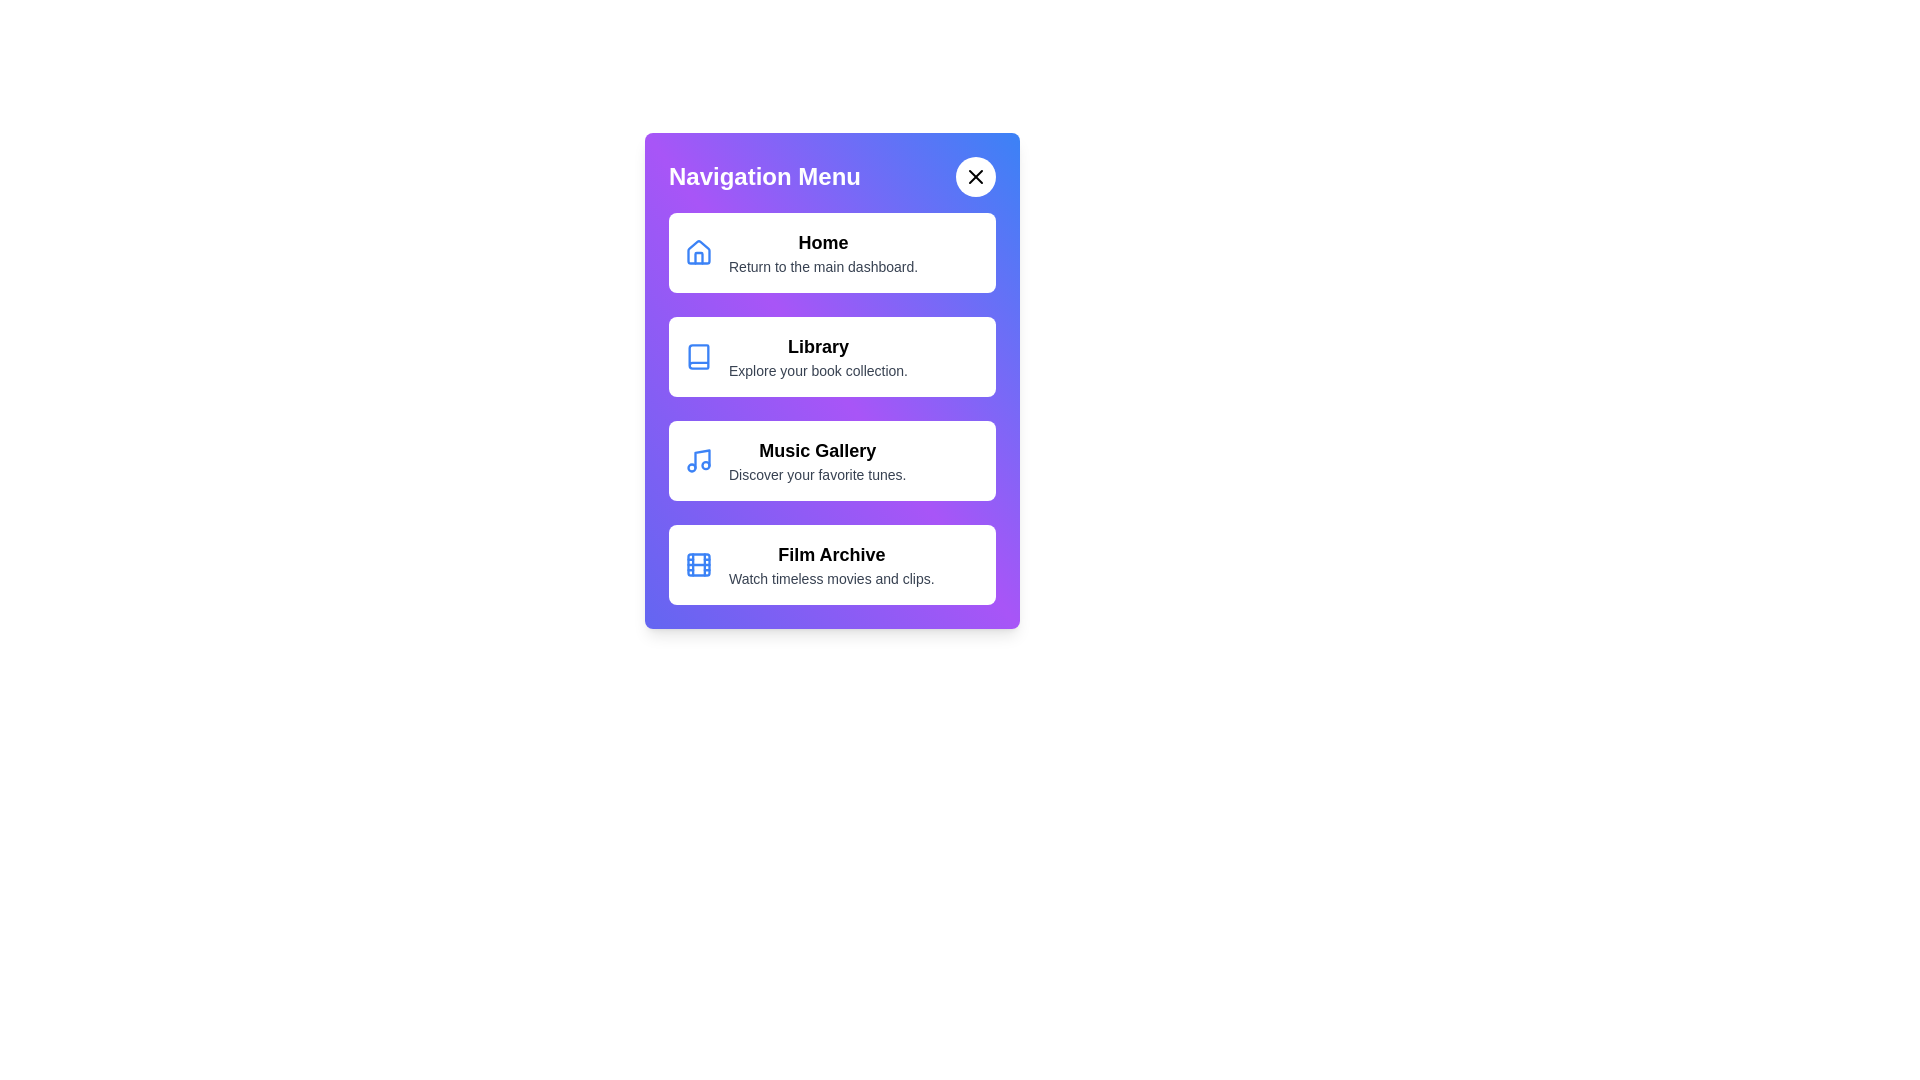 The width and height of the screenshot is (1920, 1080). I want to click on the navigation menu item Film Archive, so click(832, 564).